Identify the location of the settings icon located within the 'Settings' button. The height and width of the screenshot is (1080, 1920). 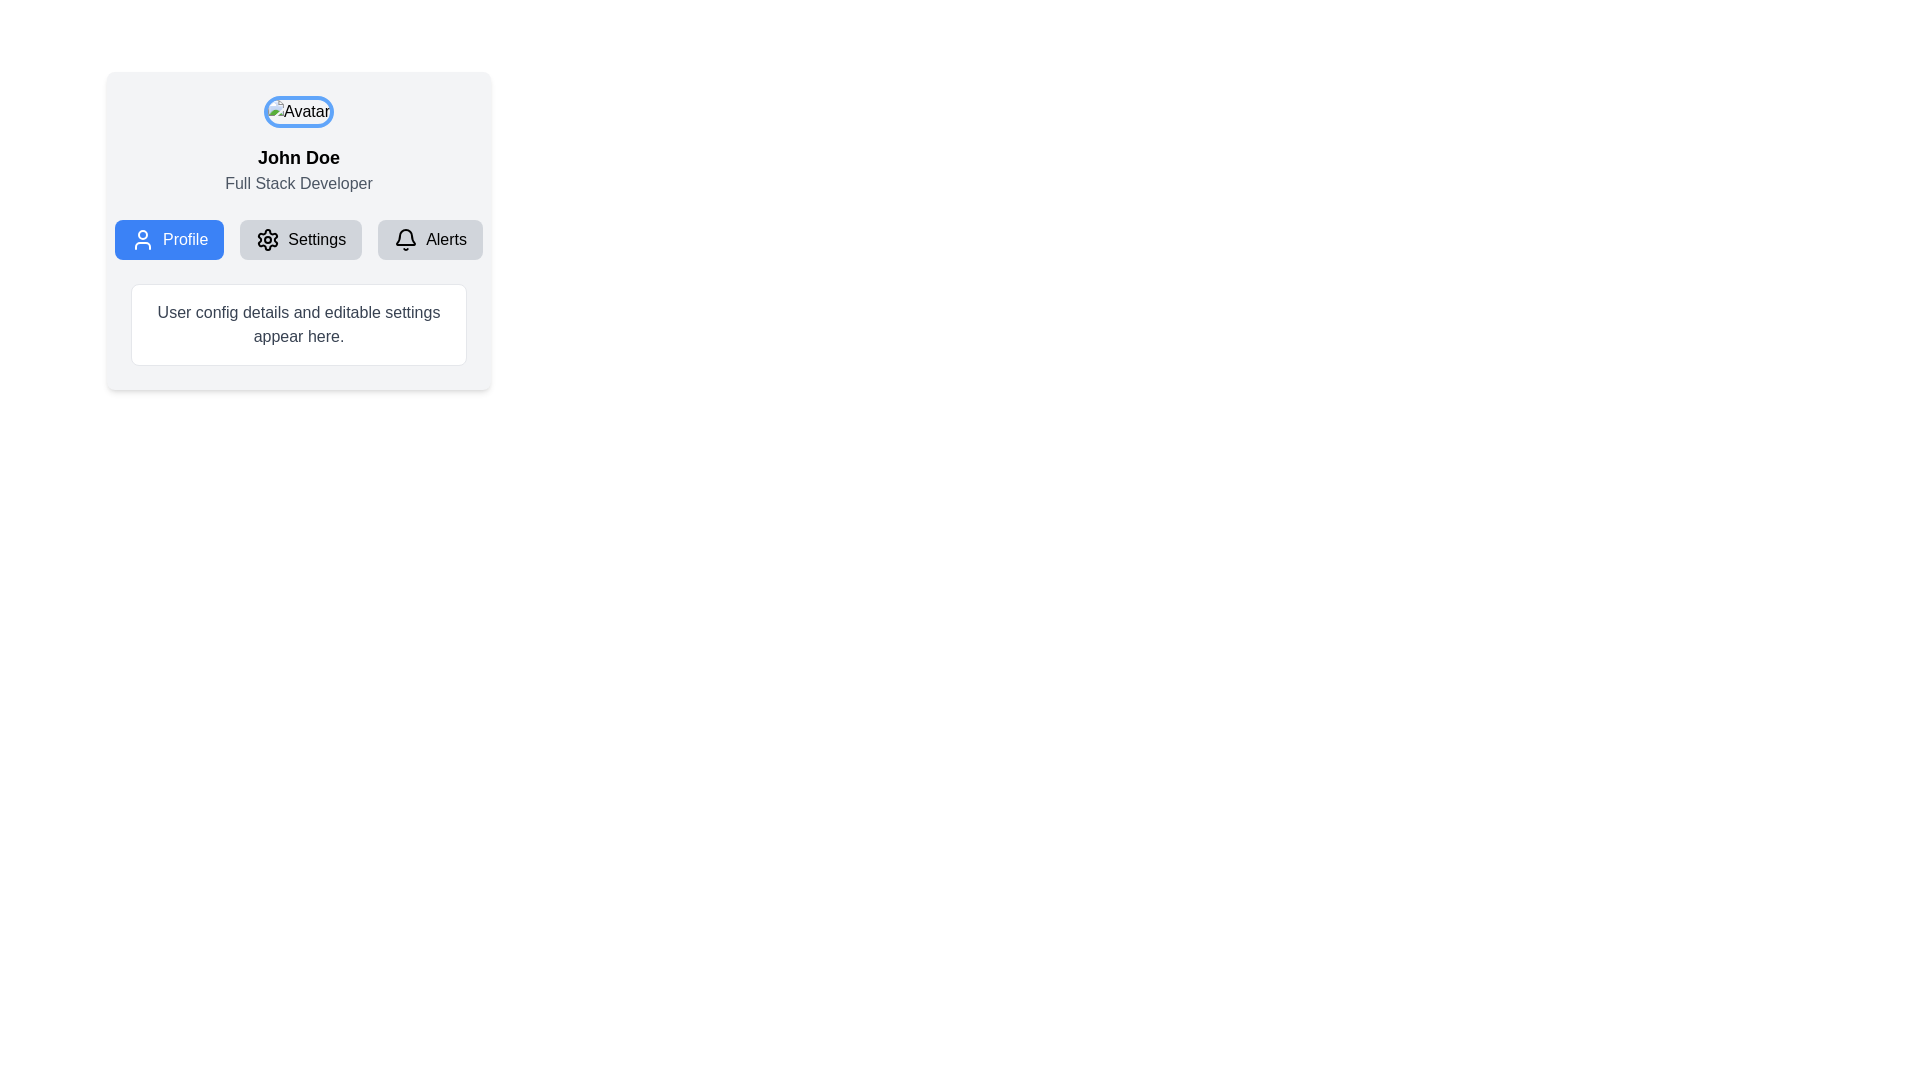
(267, 238).